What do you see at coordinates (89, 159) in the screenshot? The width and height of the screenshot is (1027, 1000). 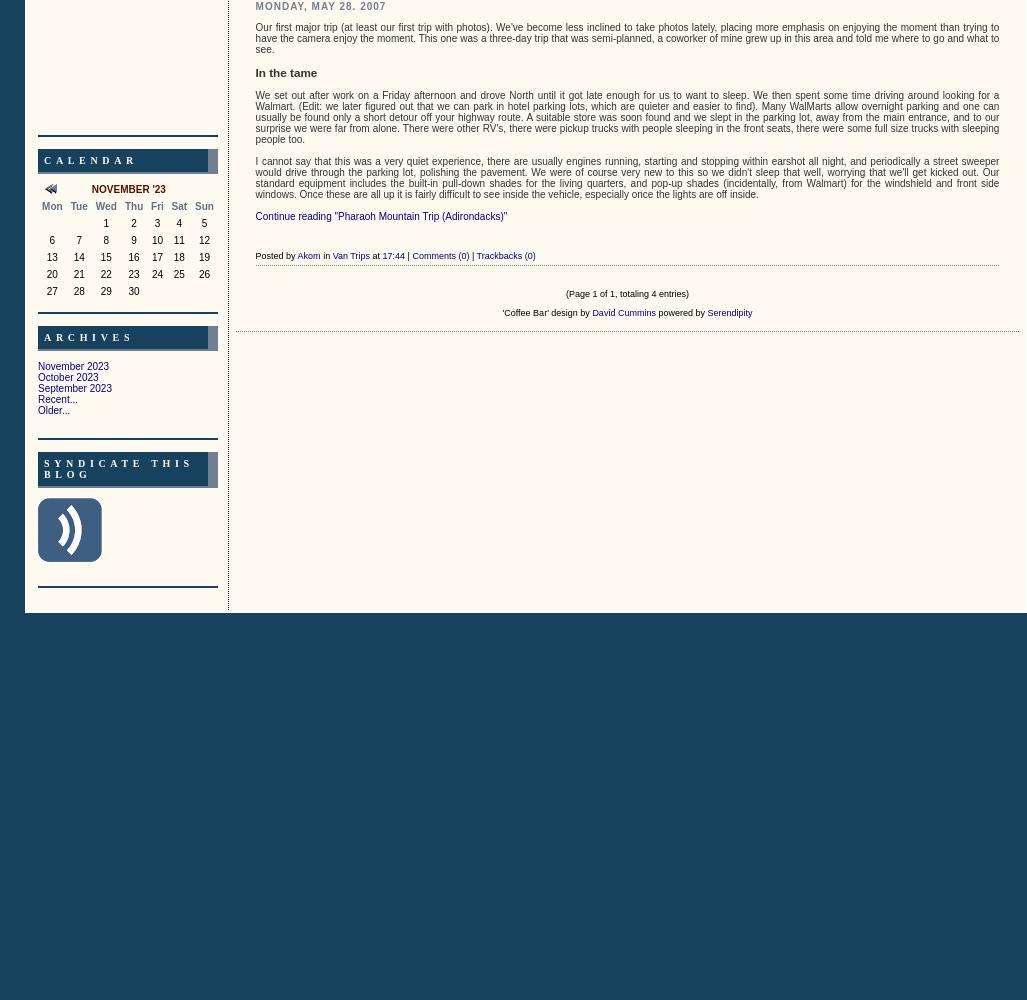 I see `'Calendar'` at bounding box center [89, 159].